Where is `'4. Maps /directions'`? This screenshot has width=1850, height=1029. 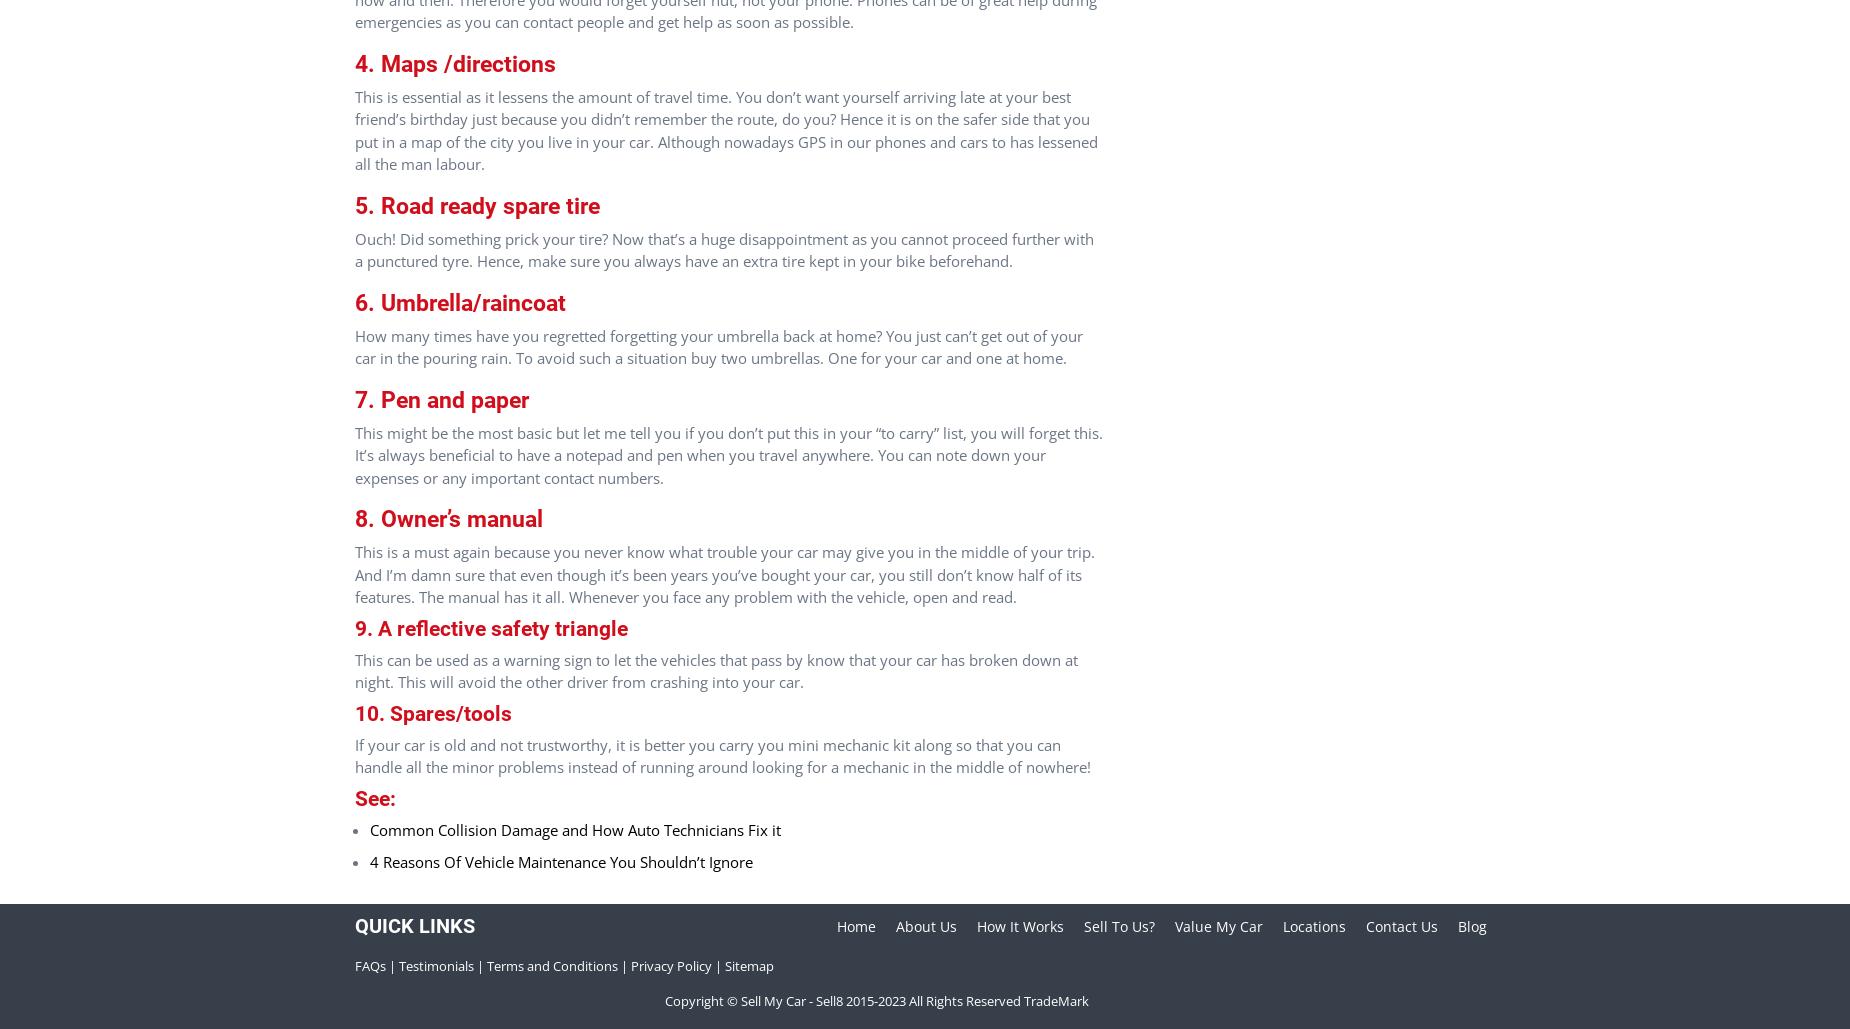 '4. Maps /directions' is located at coordinates (454, 63).